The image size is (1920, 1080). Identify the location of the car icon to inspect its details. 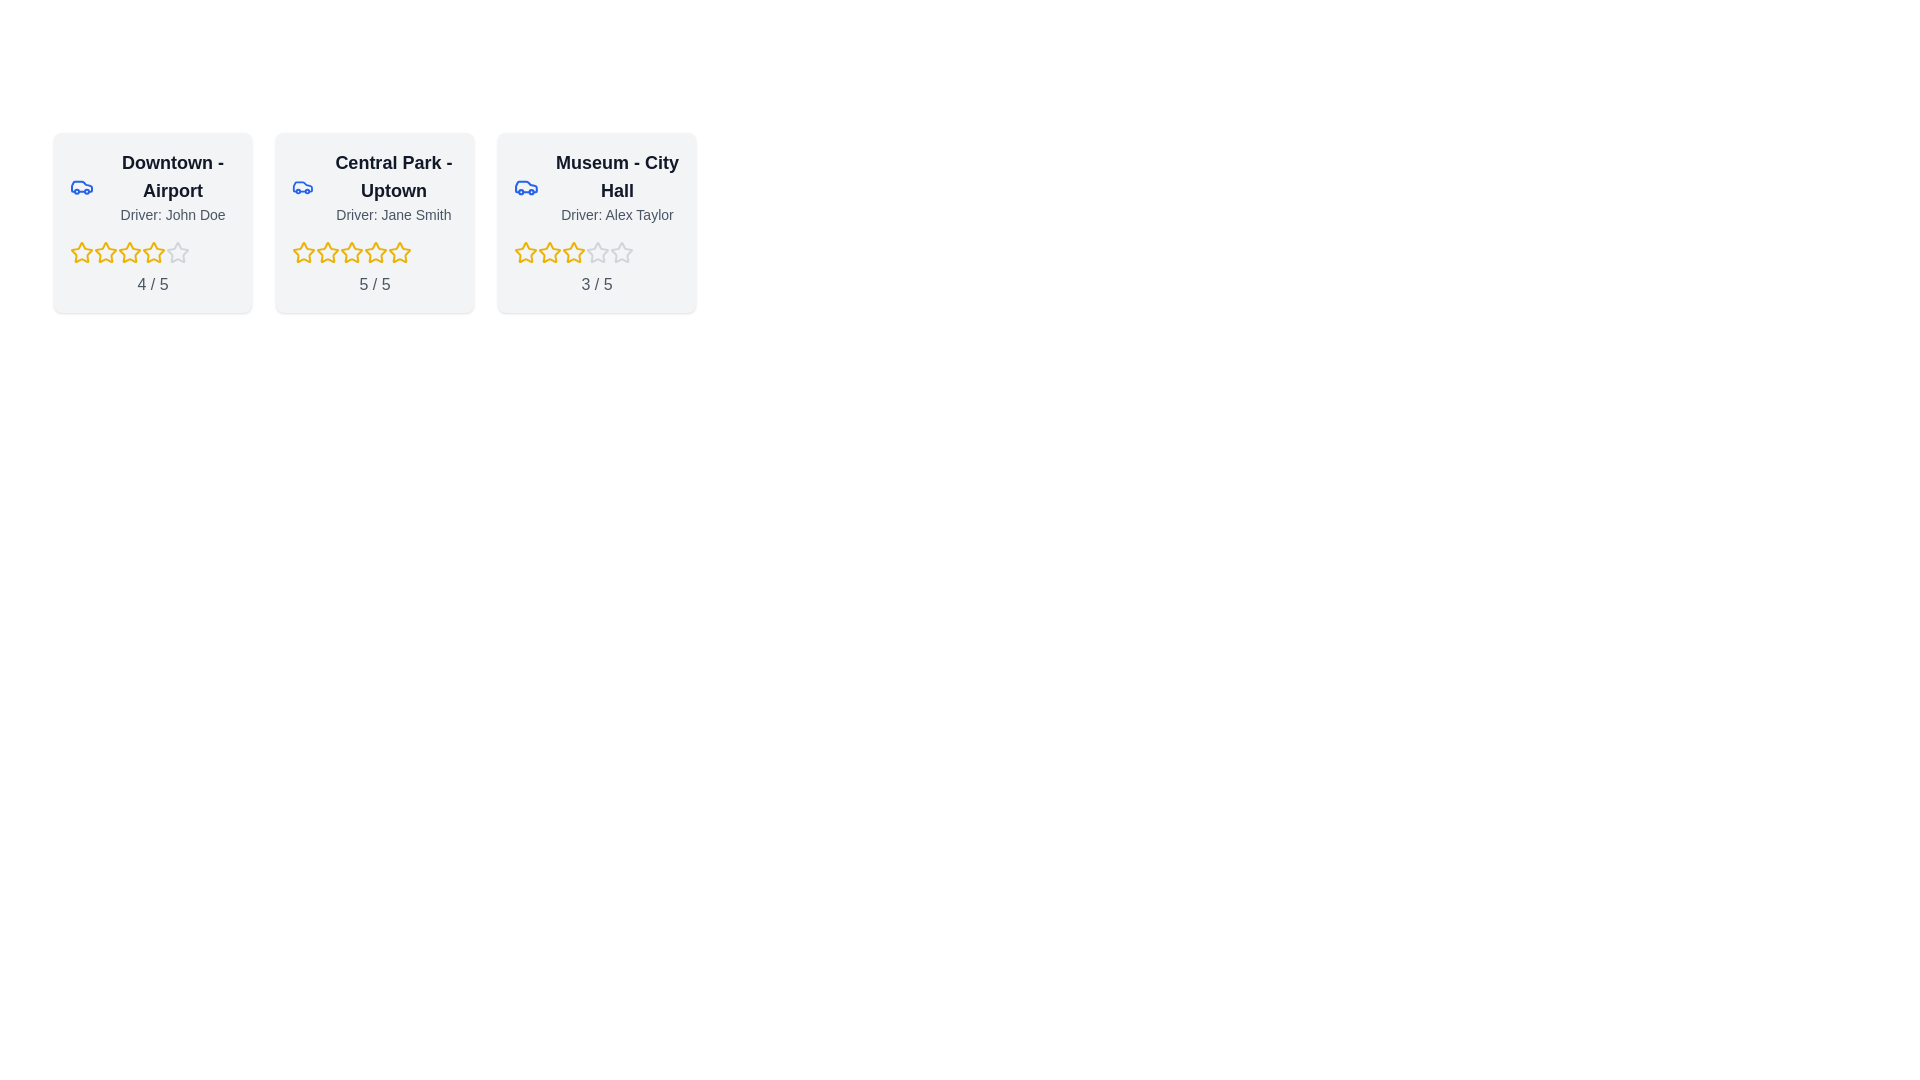
(80, 186).